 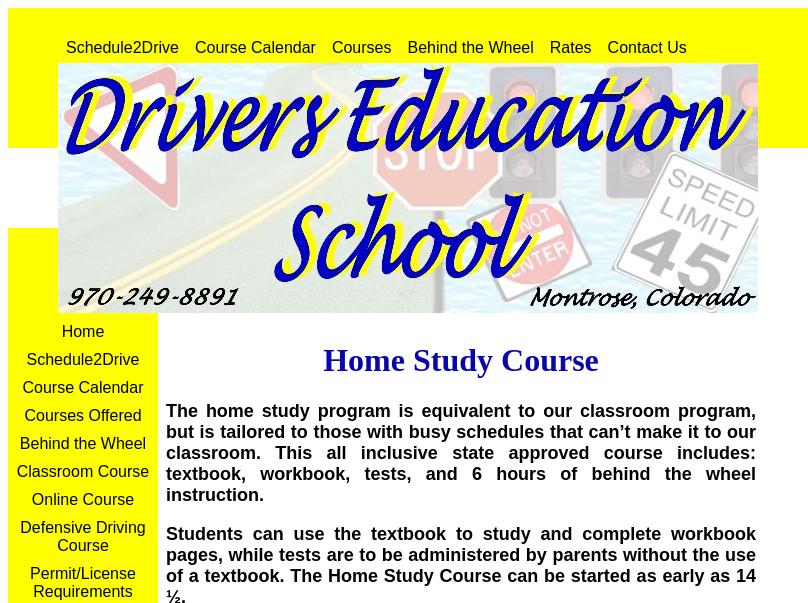 What do you see at coordinates (82, 331) in the screenshot?
I see `'Home'` at bounding box center [82, 331].